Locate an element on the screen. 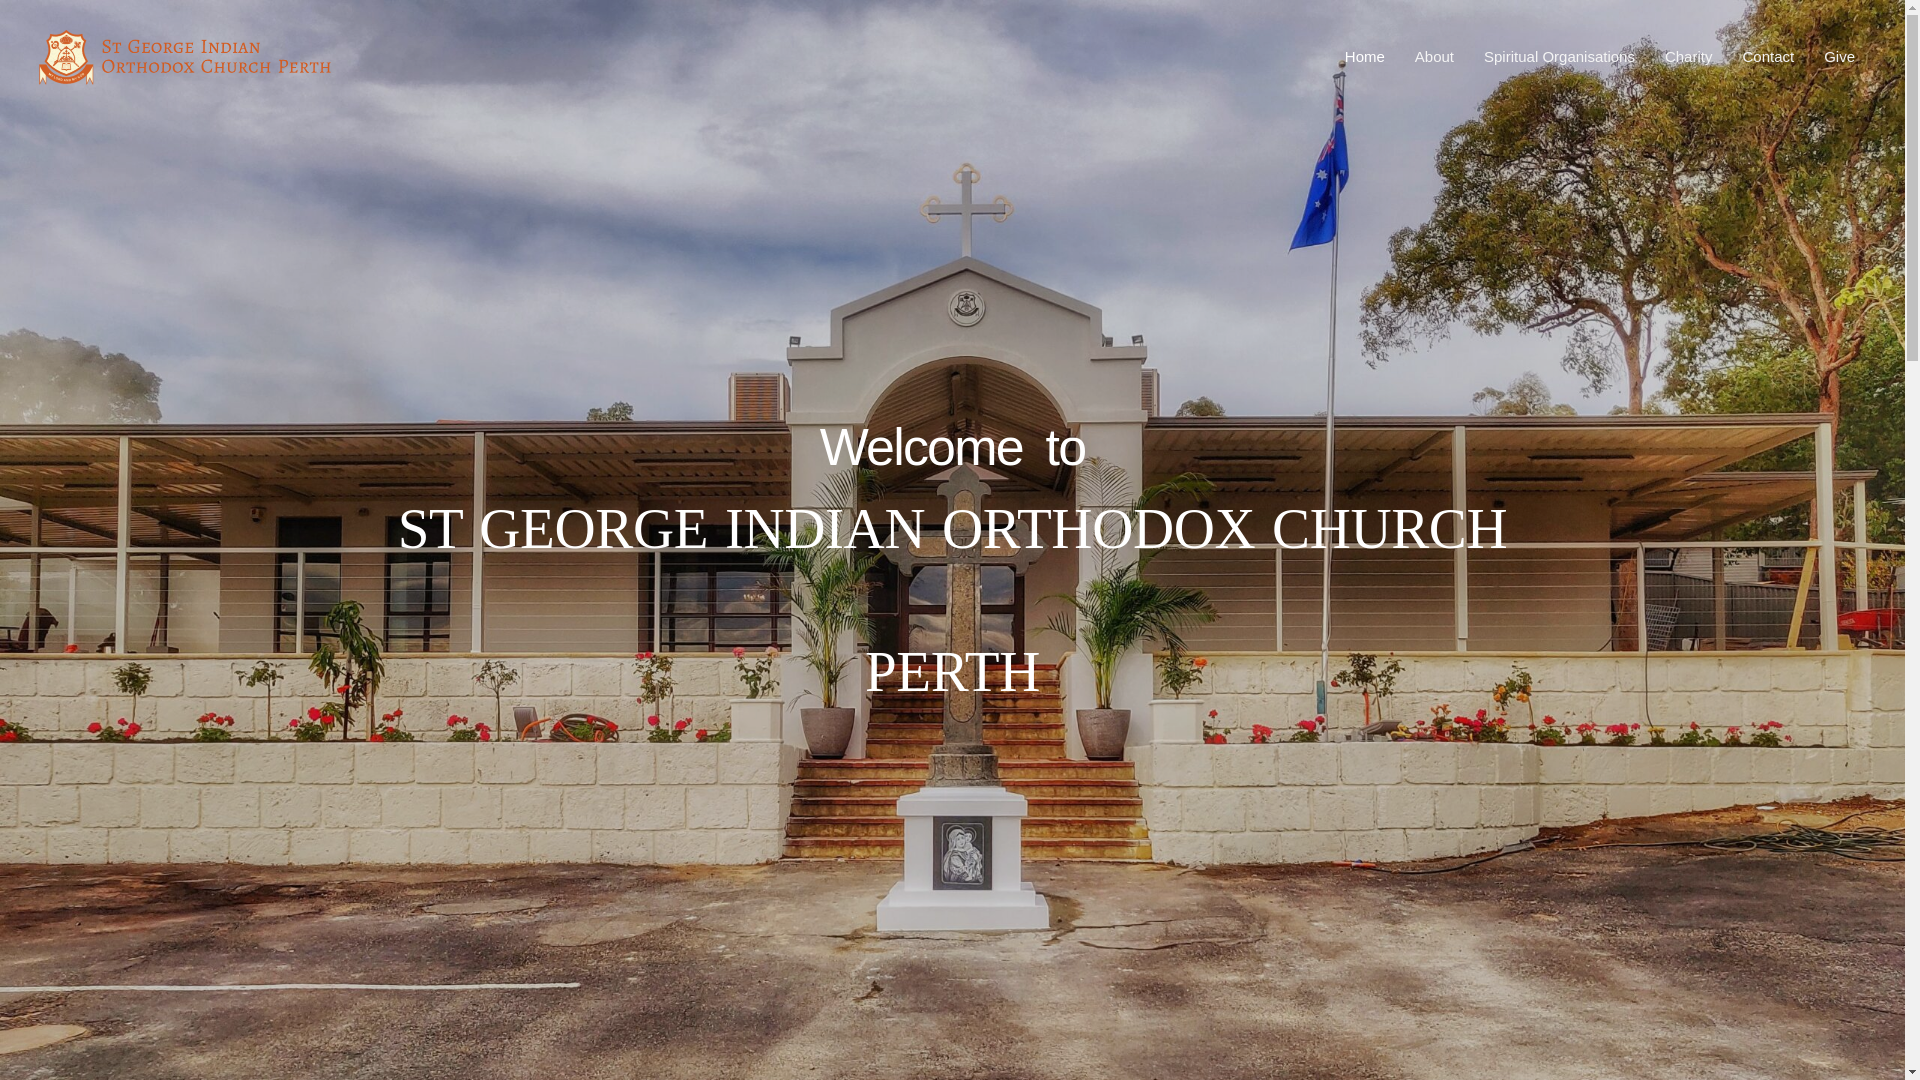 Image resolution: width=1920 pixels, height=1080 pixels. 'Home' is located at coordinates (1363, 56).